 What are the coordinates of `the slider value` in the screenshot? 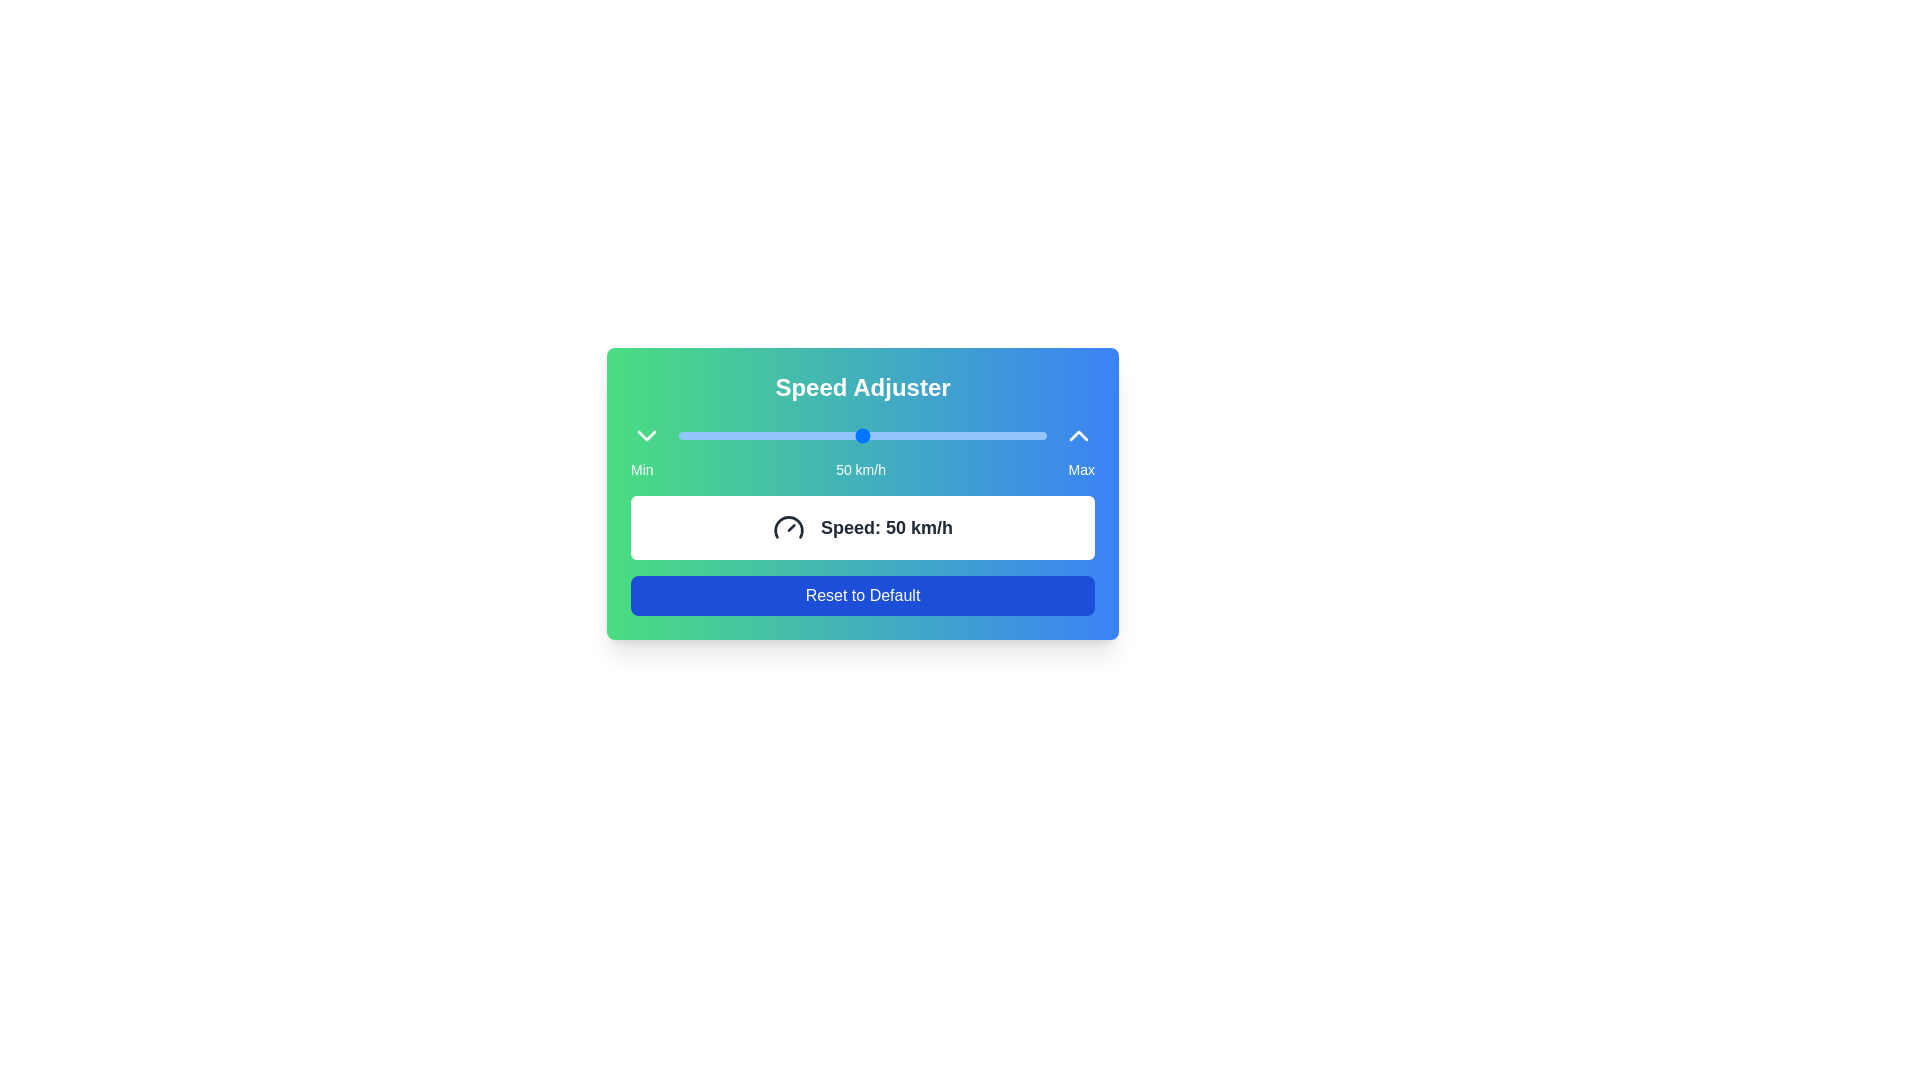 It's located at (682, 434).